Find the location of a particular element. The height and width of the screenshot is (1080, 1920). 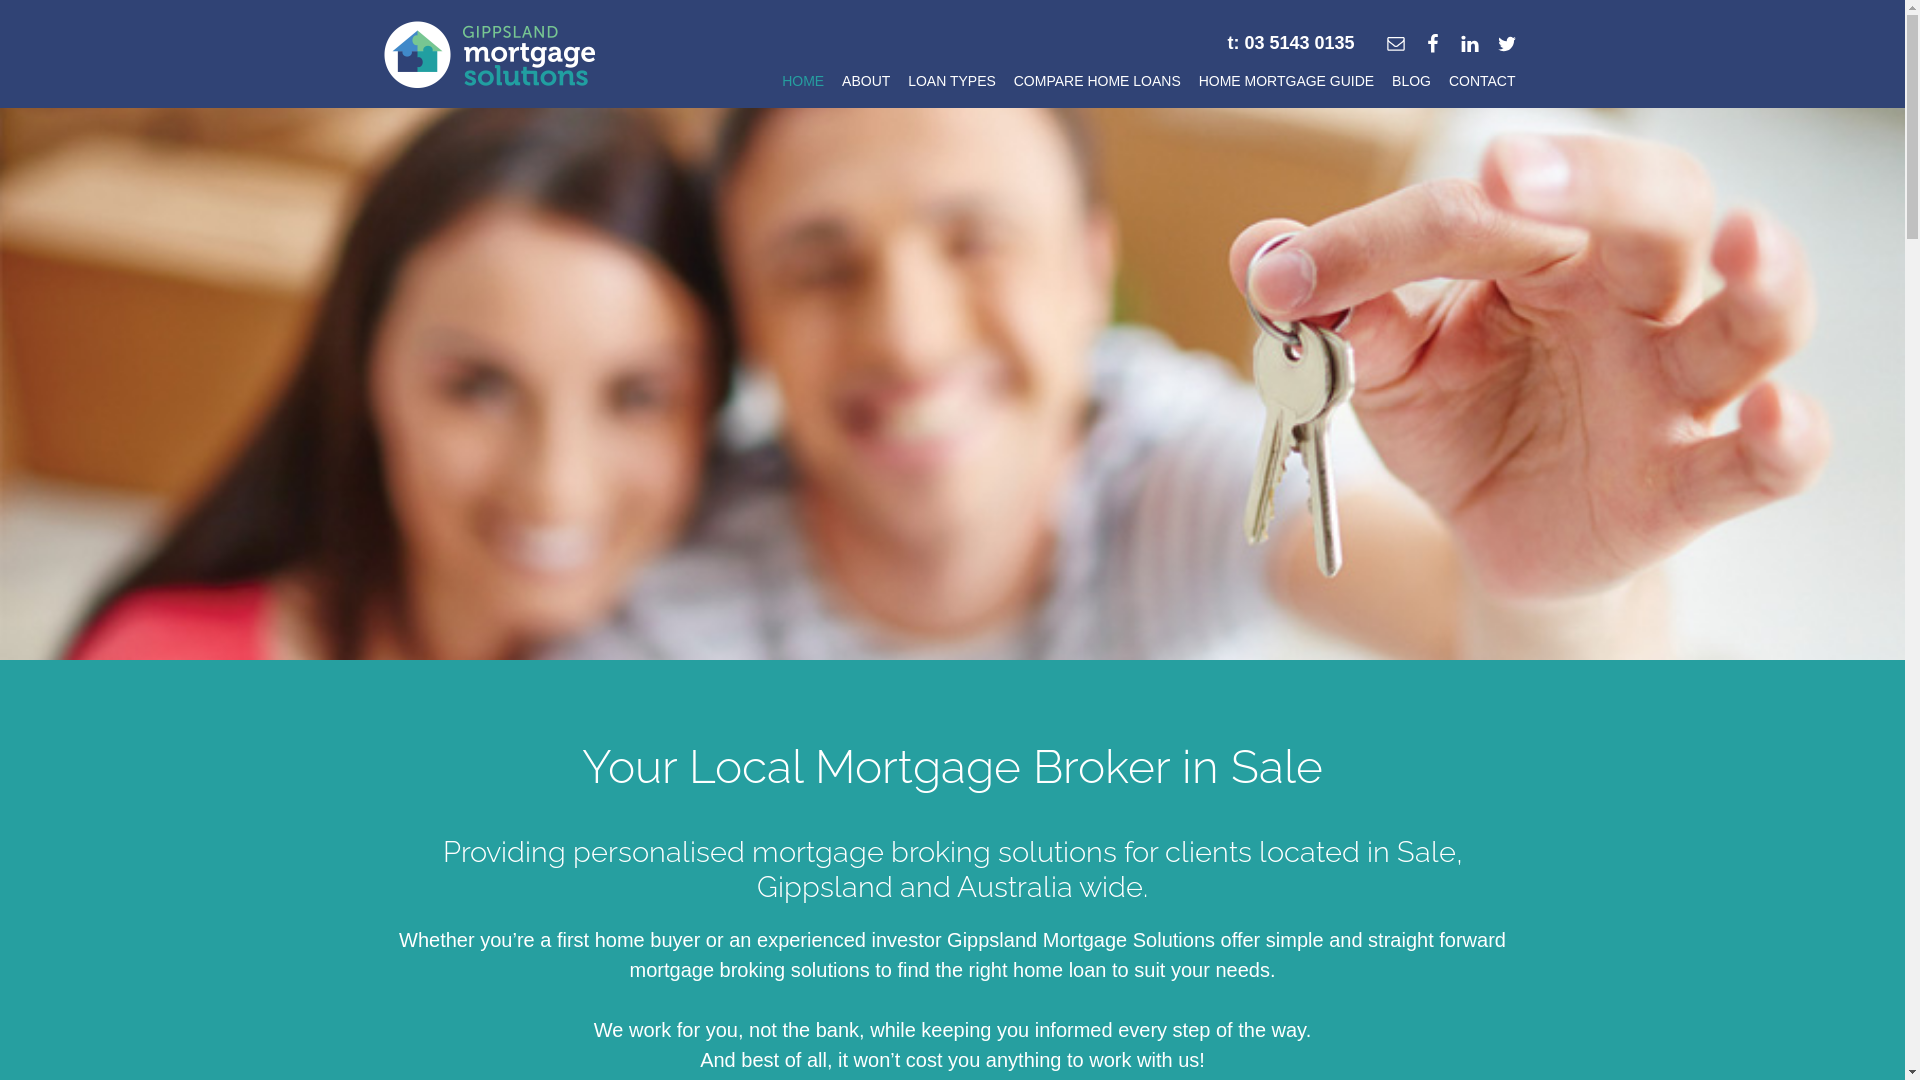

'ABOUT' is located at coordinates (865, 84).